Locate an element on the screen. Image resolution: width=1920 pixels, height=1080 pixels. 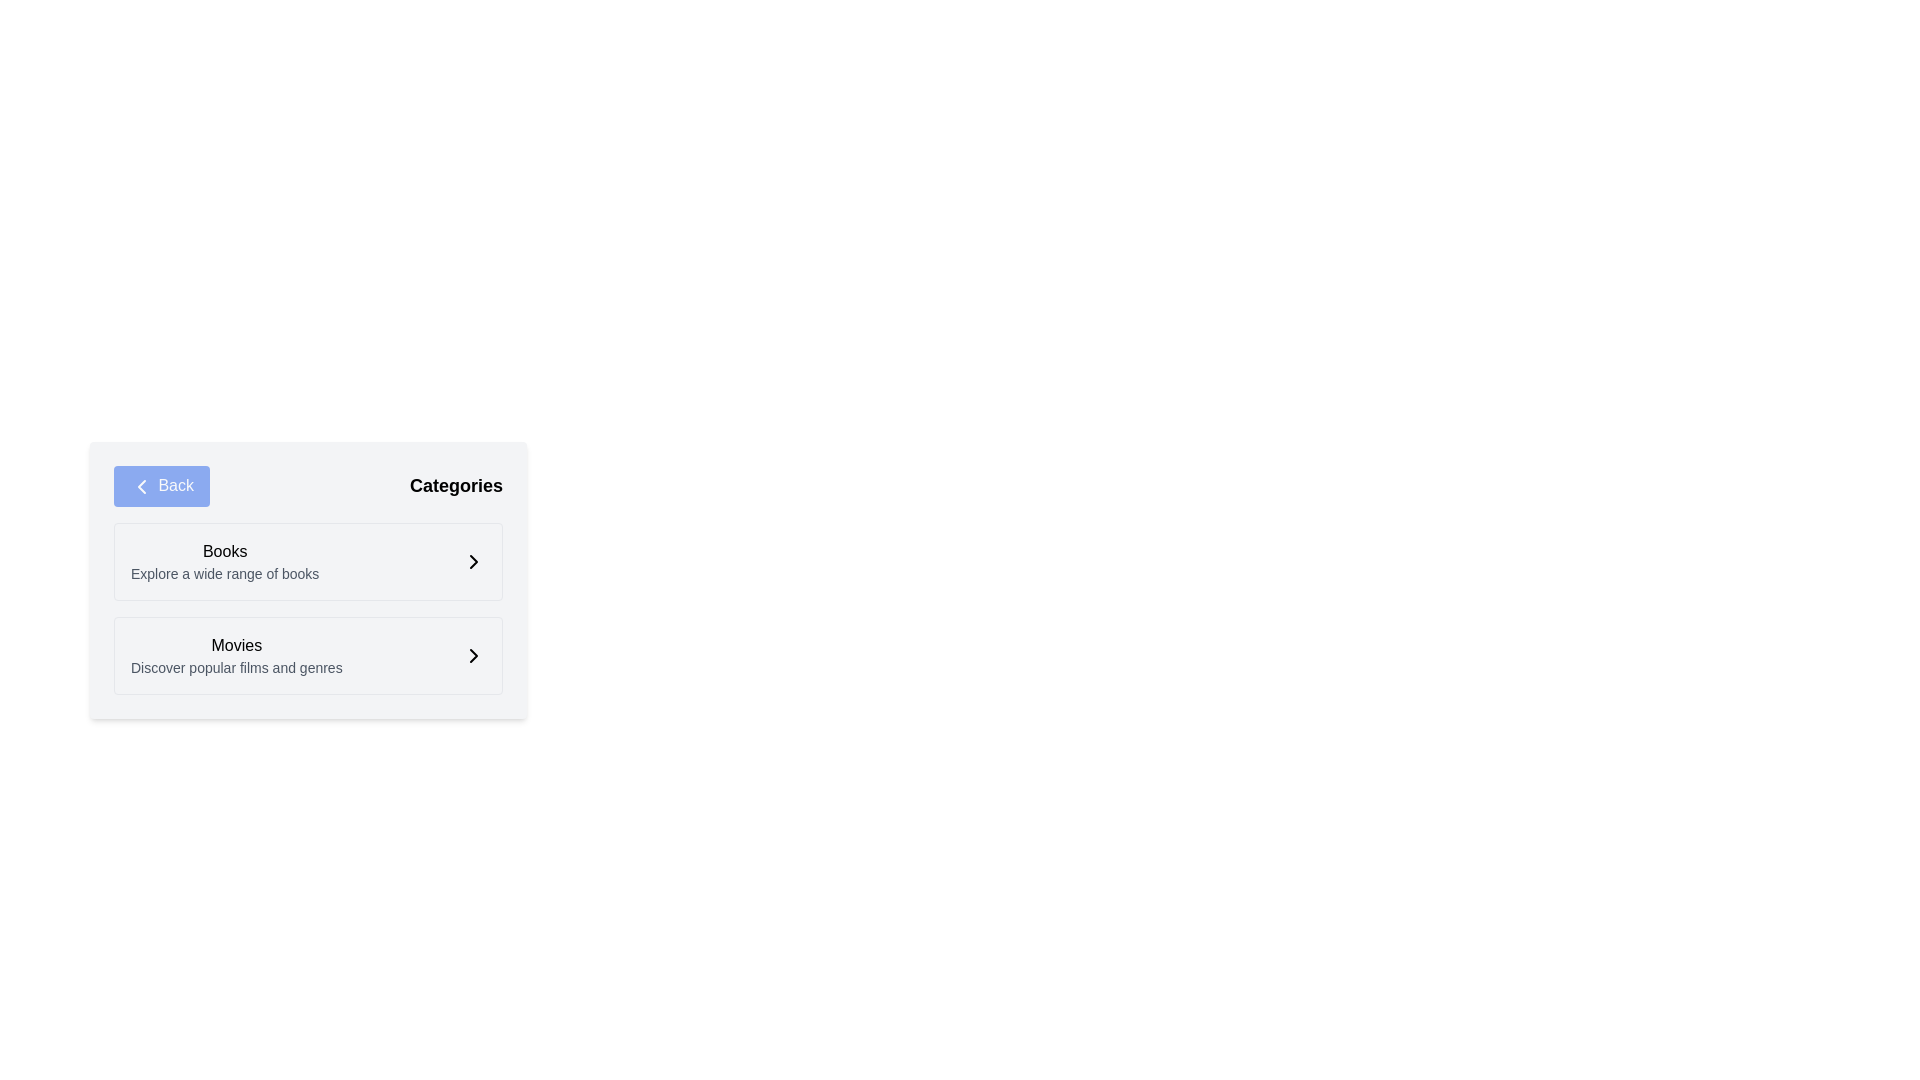
the text element displaying 'Discover popular films and genres', which is located beneath the 'Movies' section title is located at coordinates (236, 667).